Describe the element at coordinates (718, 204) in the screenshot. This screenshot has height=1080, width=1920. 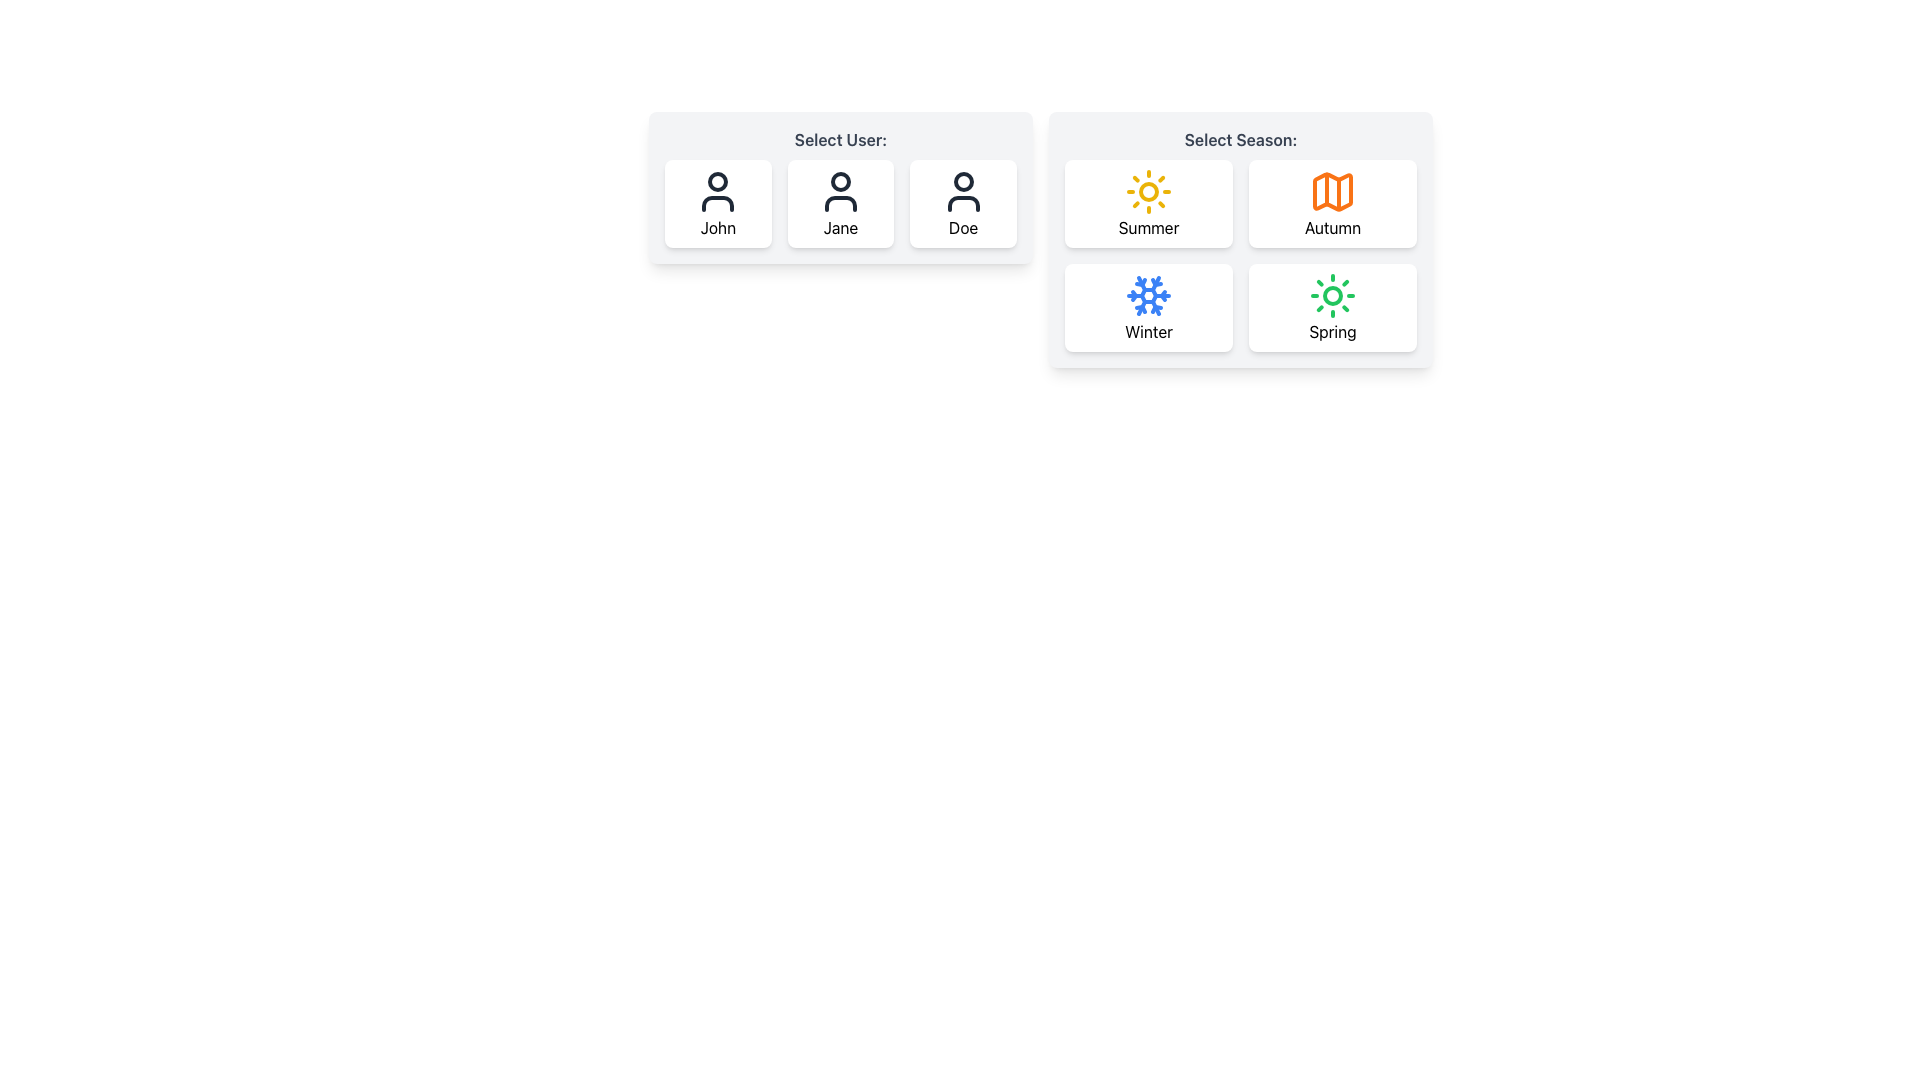
I see `the torso of the user profile icon representing 'John' in the 'Select User:' section, located in the top left group of the interface` at that location.